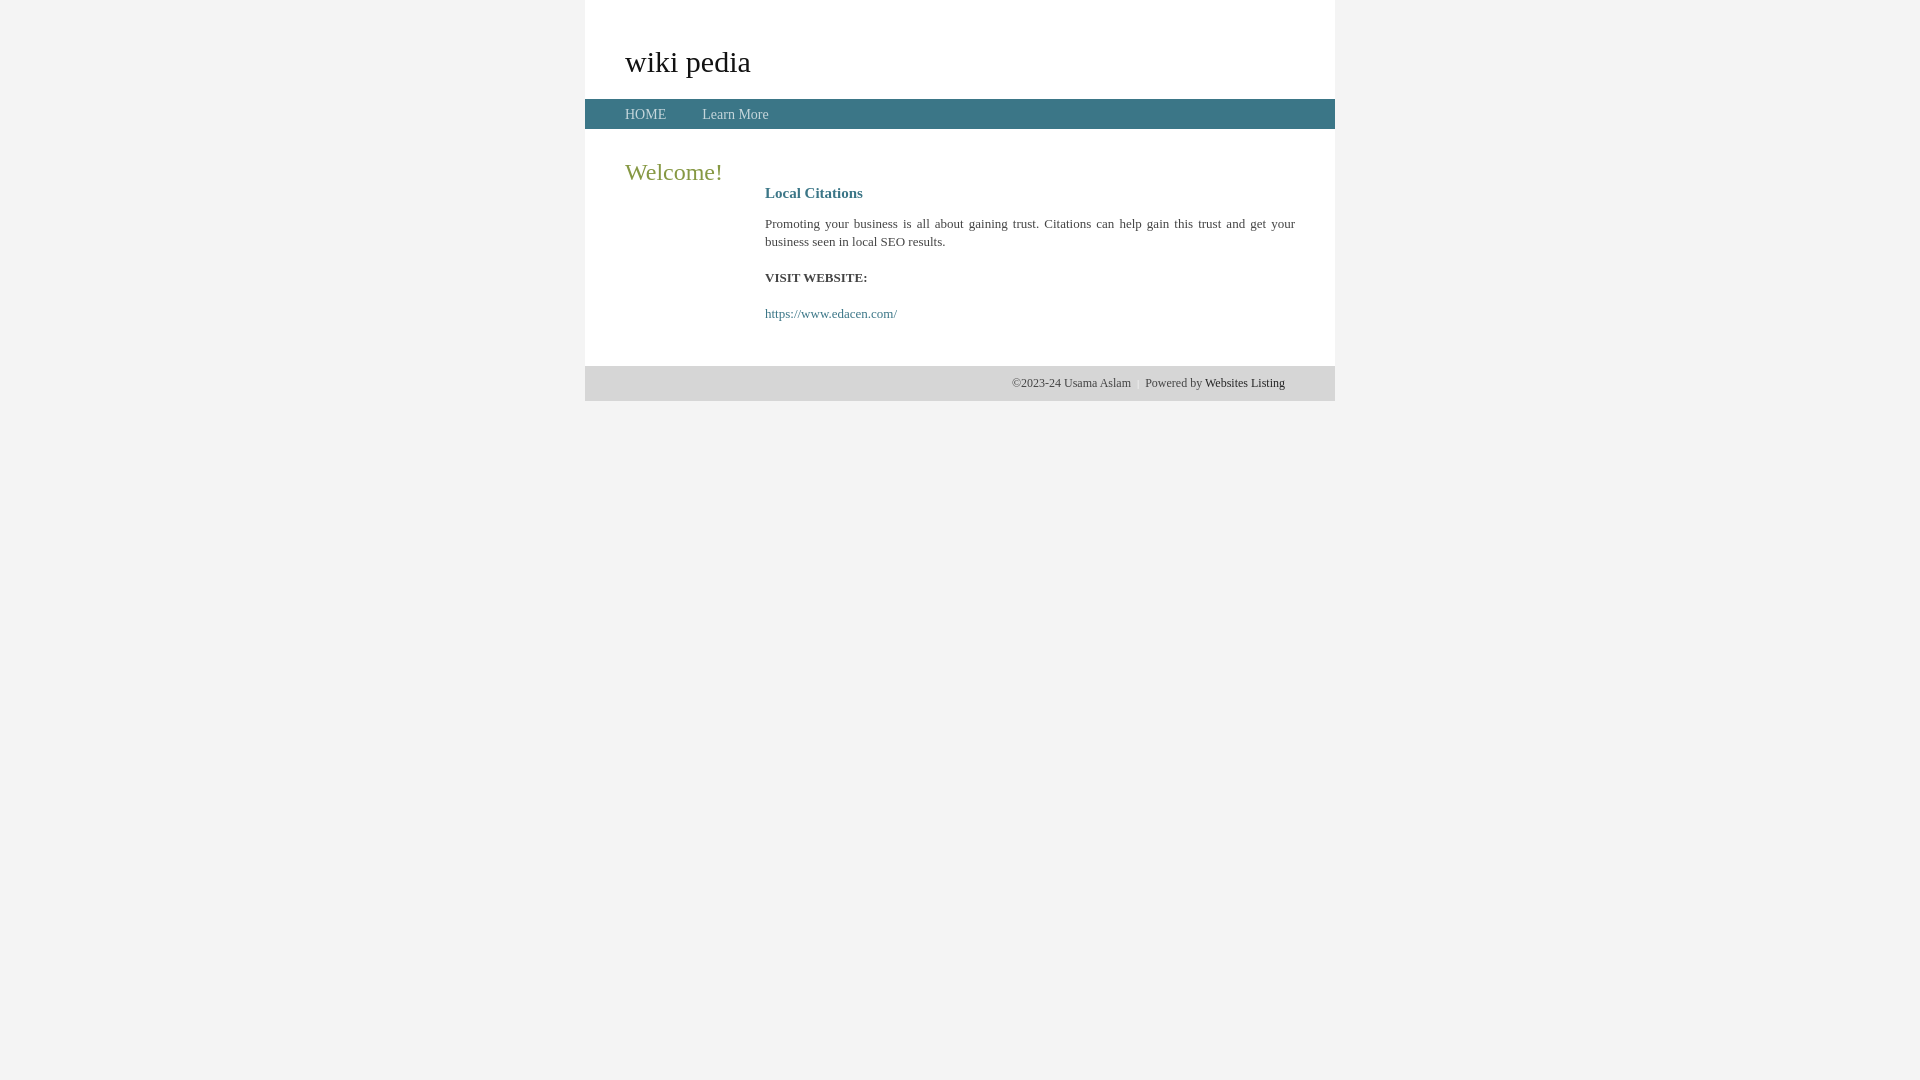 The height and width of the screenshot is (1080, 1920). What do you see at coordinates (830, 313) in the screenshot?
I see `'https://www.edacen.com/'` at bounding box center [830, 313].